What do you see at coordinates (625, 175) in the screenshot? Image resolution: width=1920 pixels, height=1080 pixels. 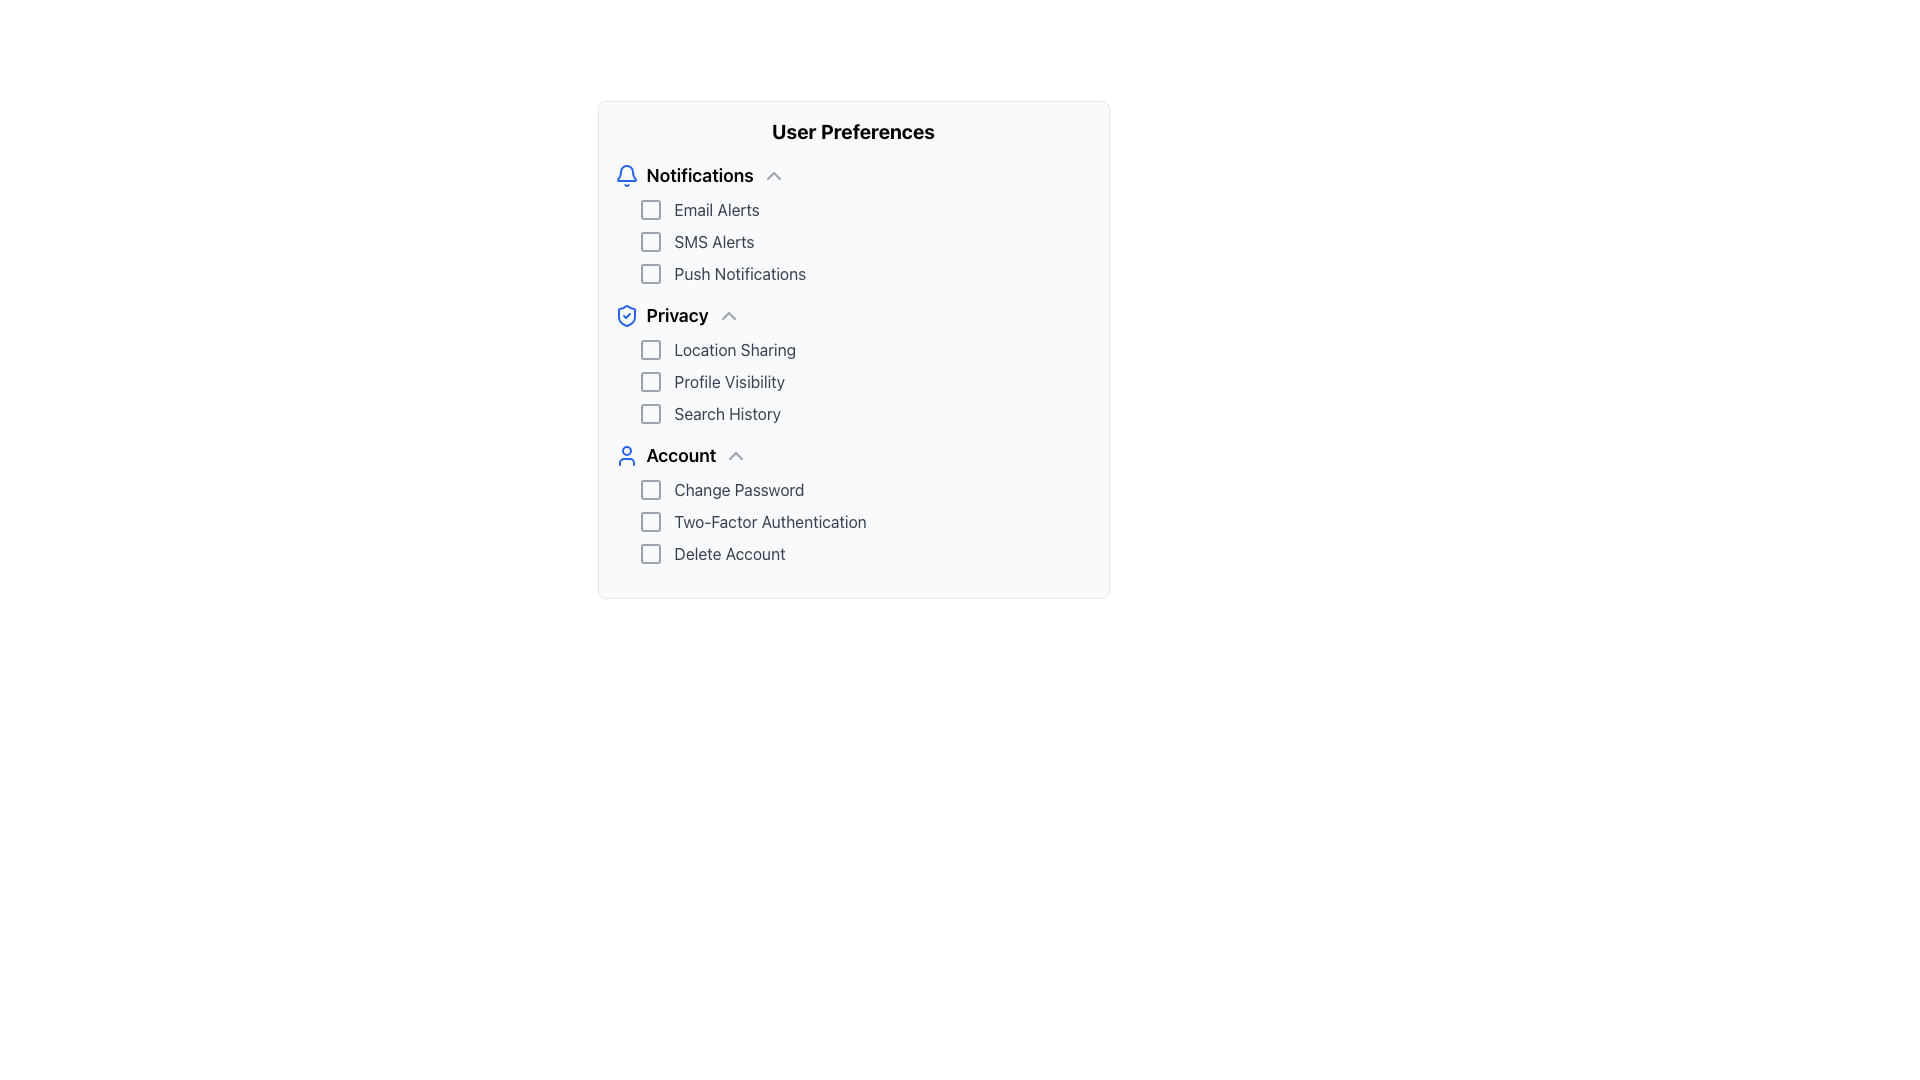 I see `the Notifications icon located to the left of the 'Notifications' text in the 'User Preferences' section` at bounding box center [625, 175].